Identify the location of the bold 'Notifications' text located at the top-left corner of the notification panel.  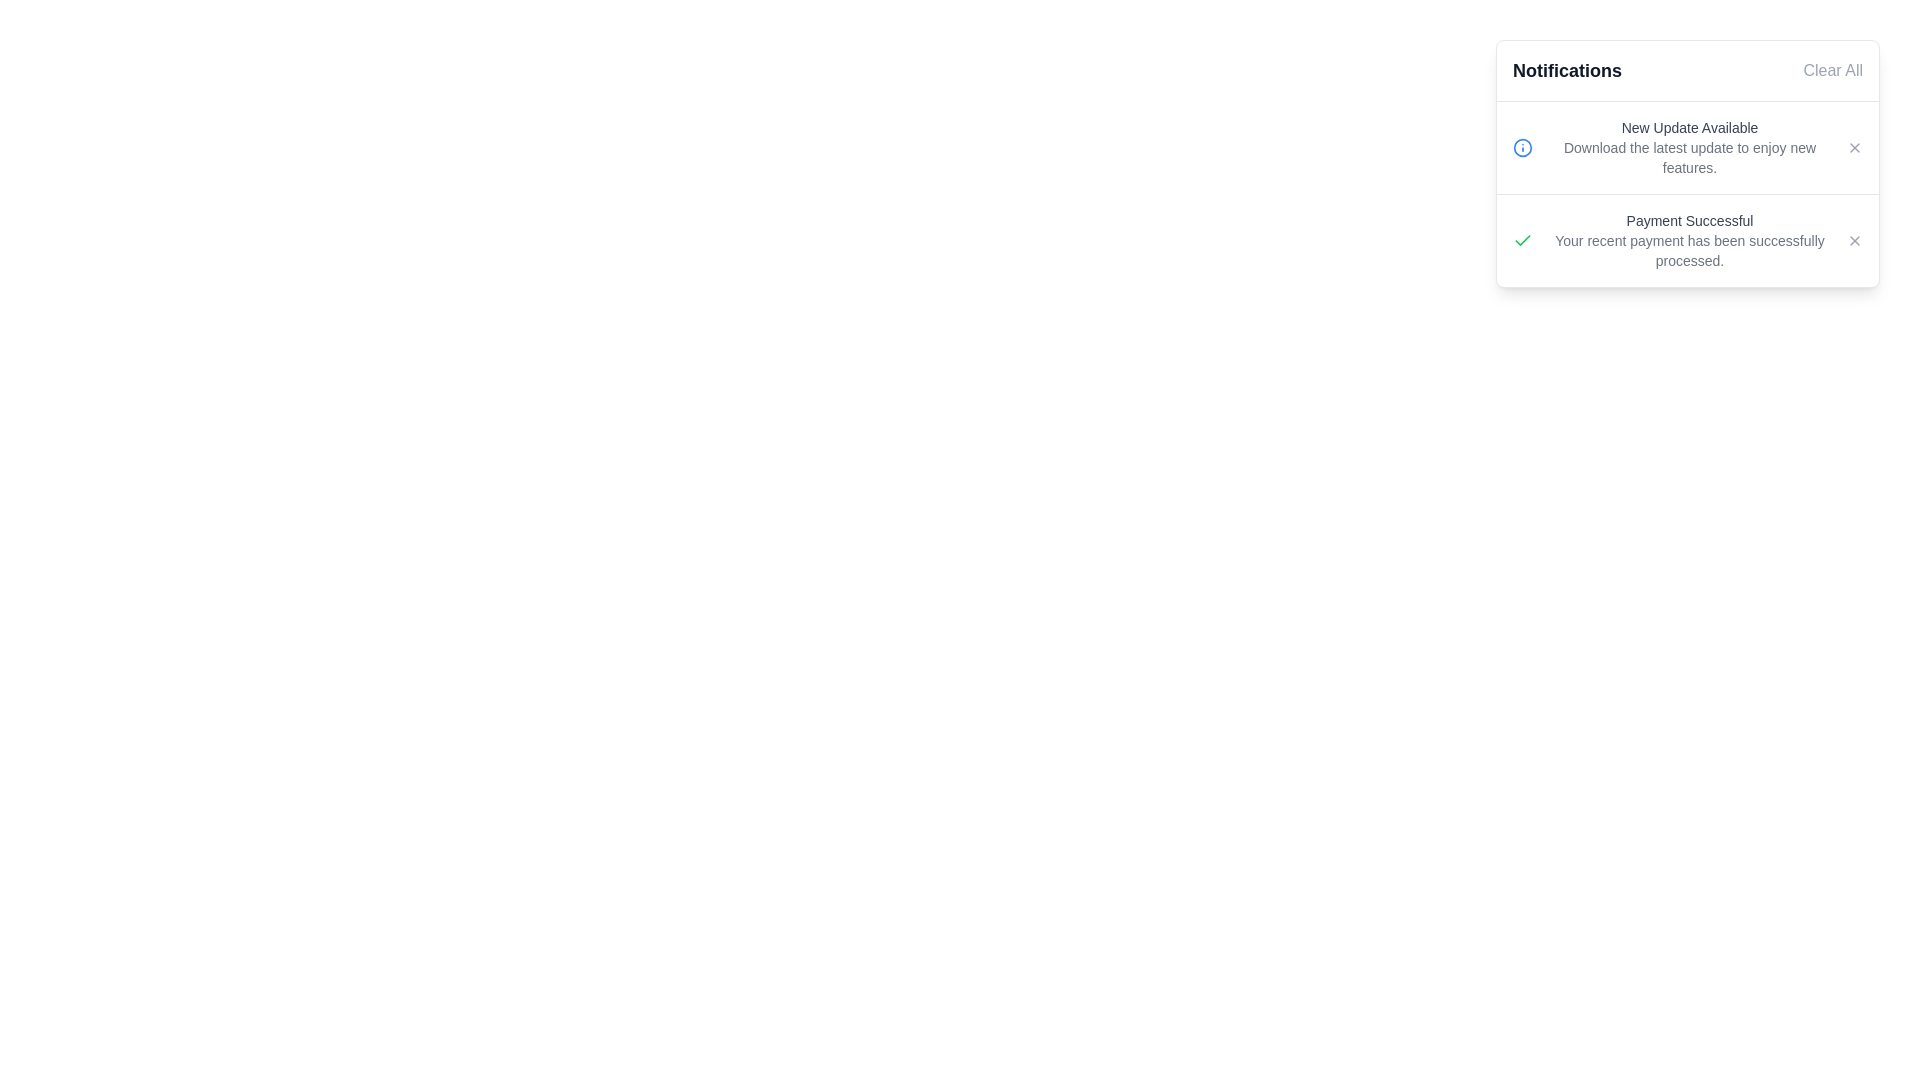
(1566, 69).